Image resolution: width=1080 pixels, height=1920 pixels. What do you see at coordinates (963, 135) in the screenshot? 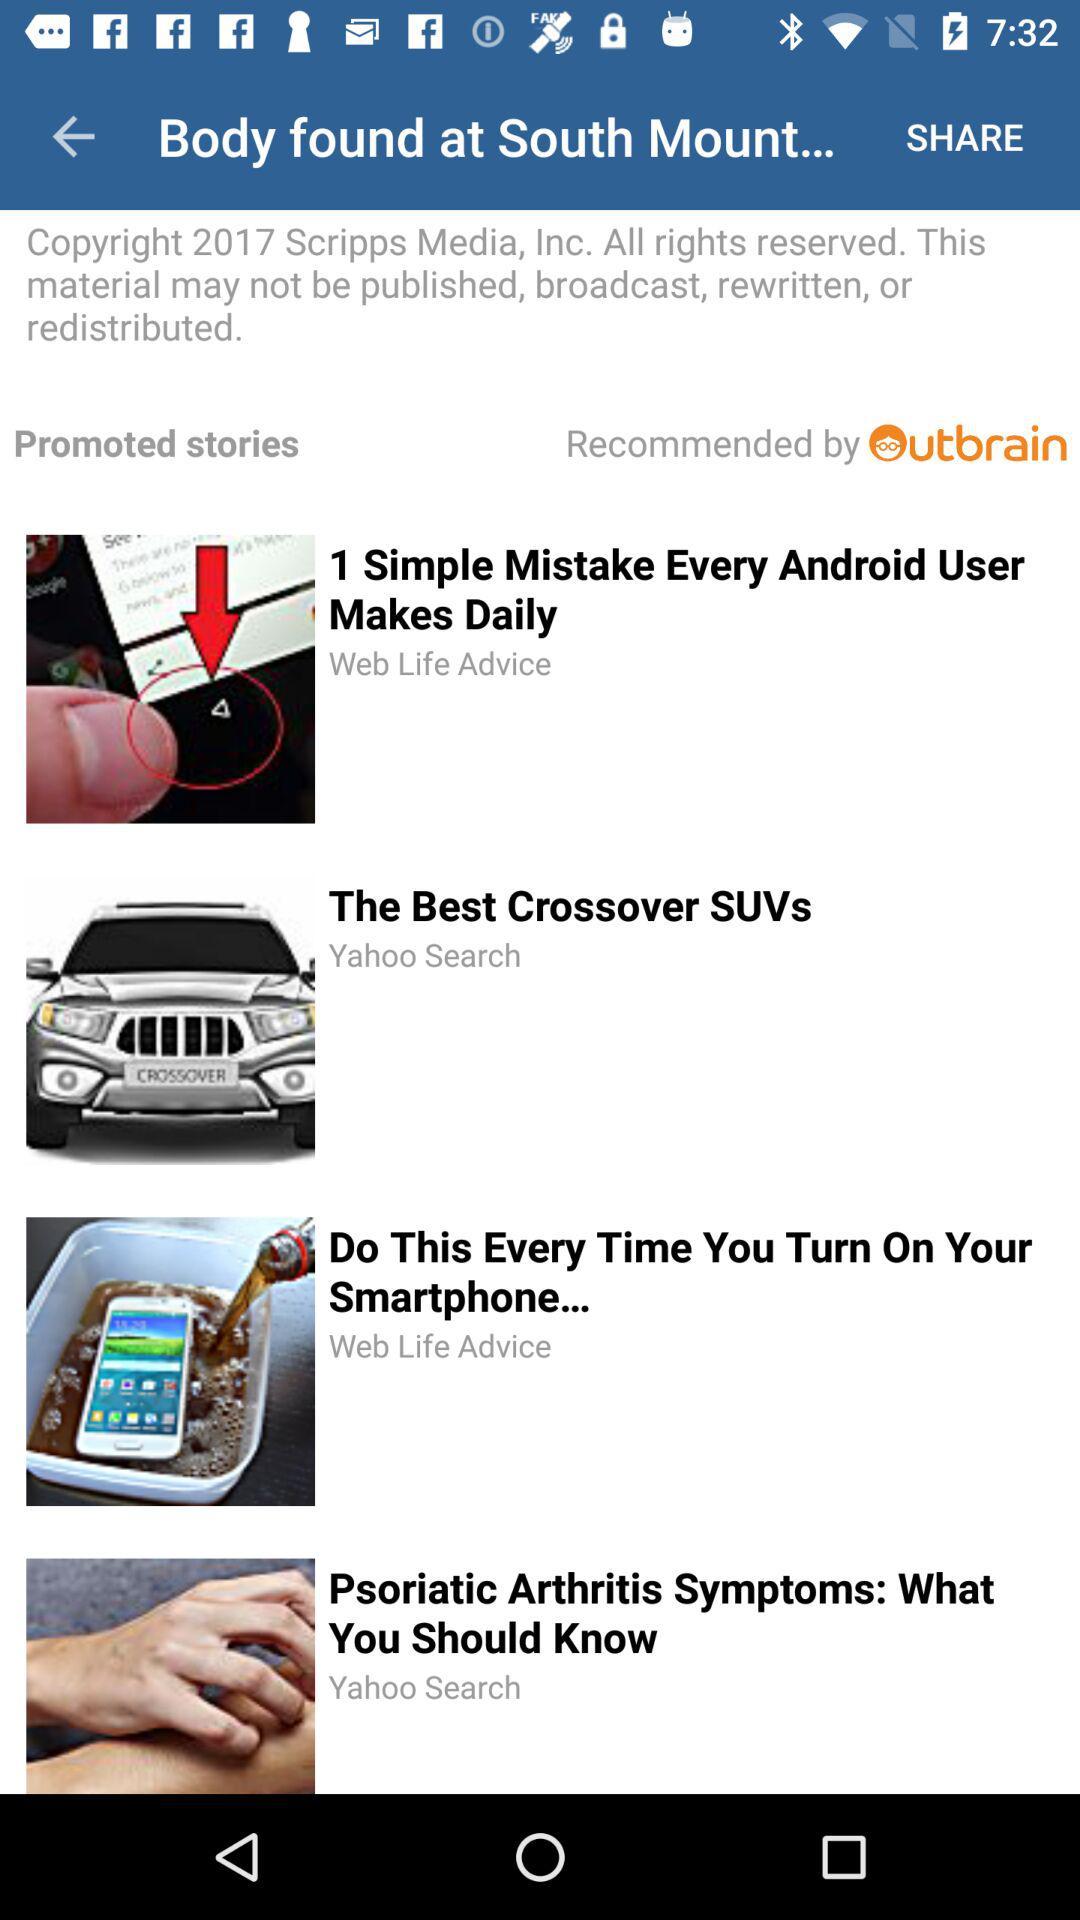
I see `item above copyright 2017 scripps item` at bounding box center [963, 135].